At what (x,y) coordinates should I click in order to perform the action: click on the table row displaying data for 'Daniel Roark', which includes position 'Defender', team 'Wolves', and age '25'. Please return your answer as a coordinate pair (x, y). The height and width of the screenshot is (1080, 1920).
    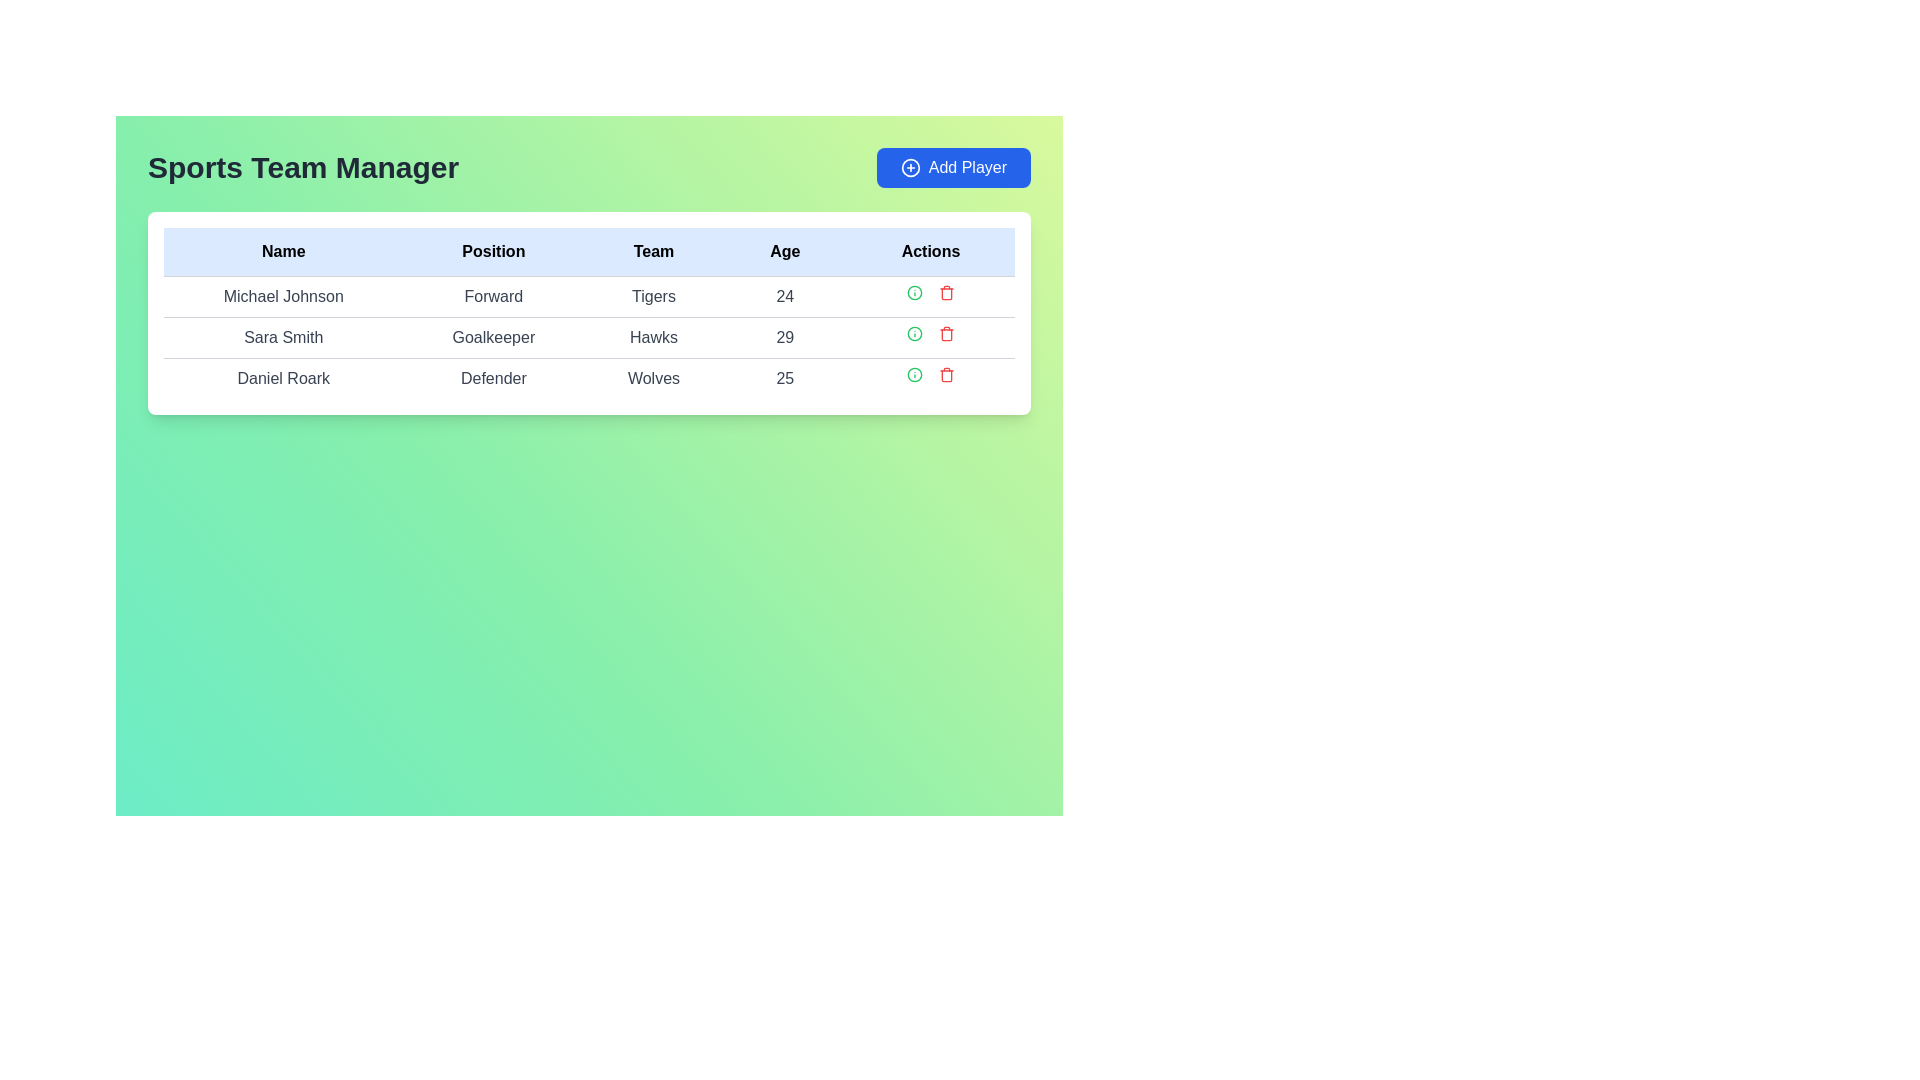
    Looking at the image, I should click on (588, 378).